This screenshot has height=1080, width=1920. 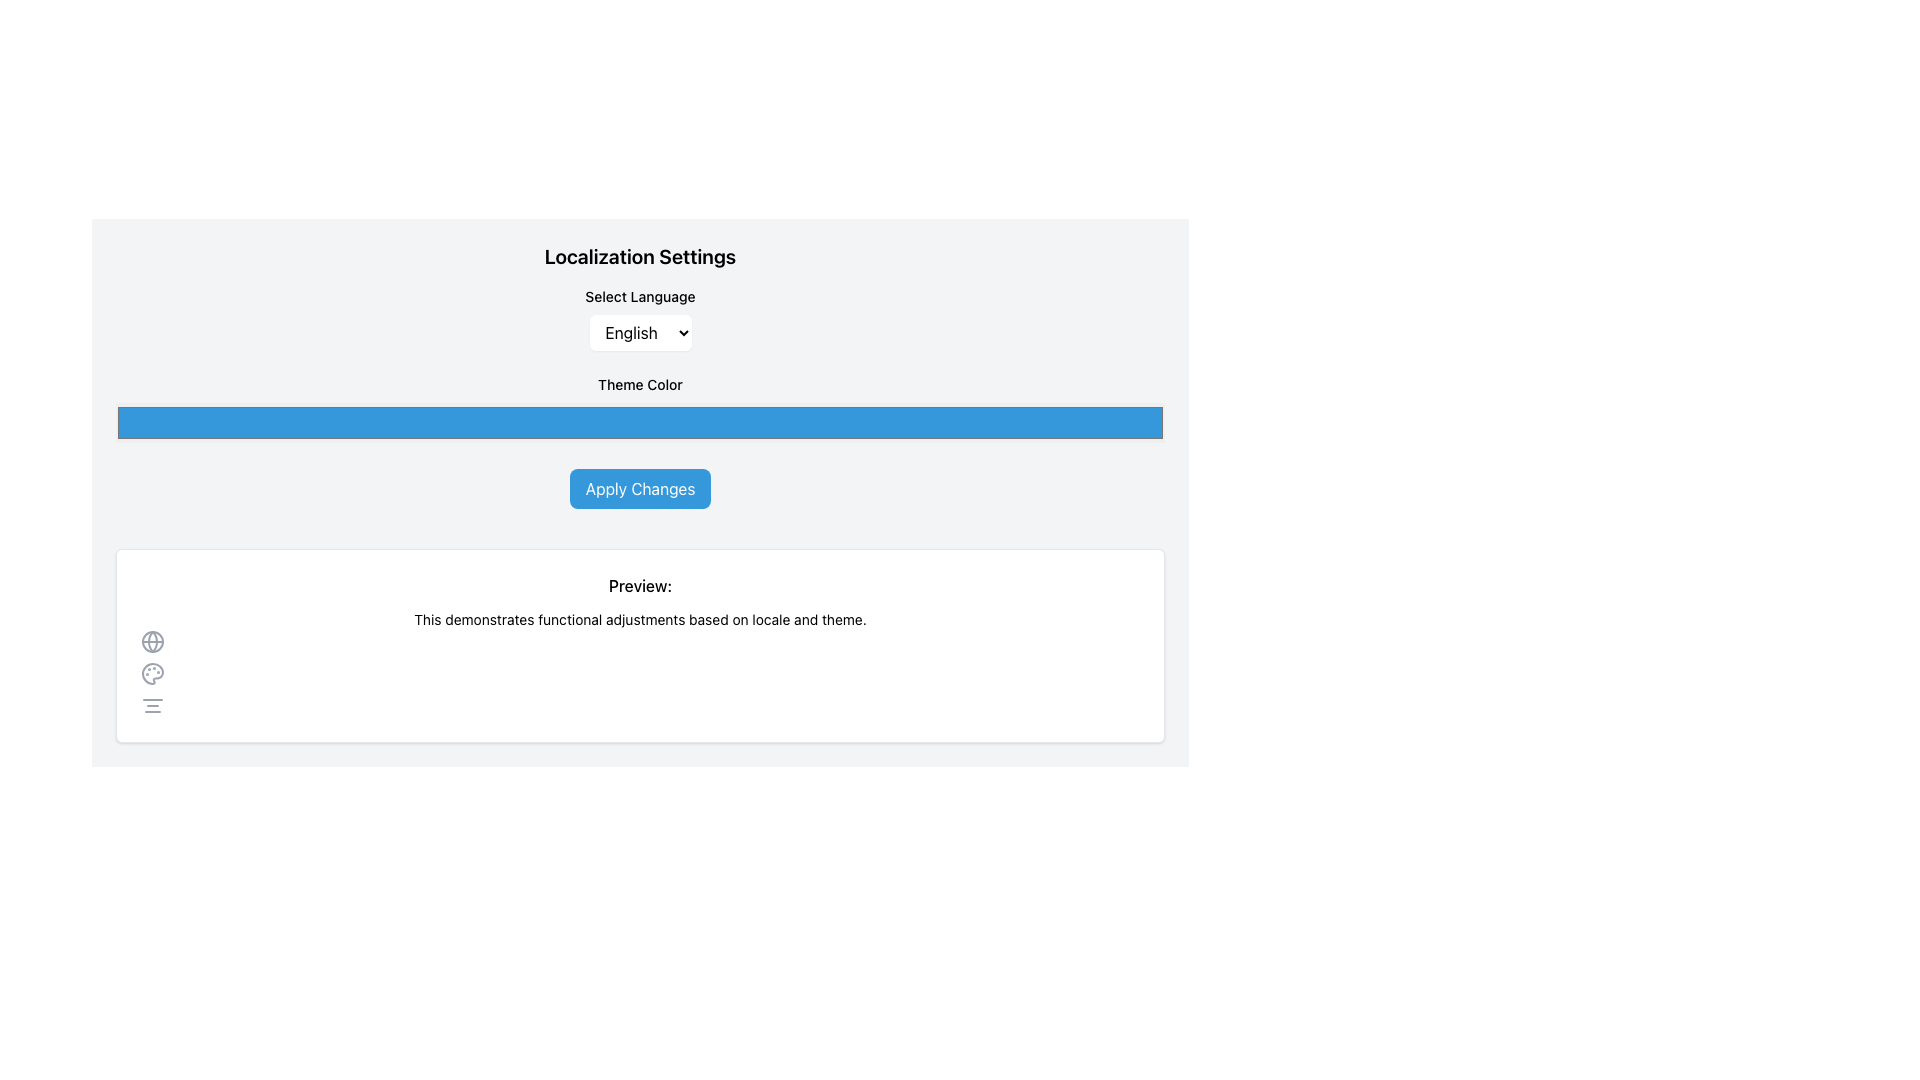 What do you see at coordinates (640, 489) in the screenshot?
I see `the button in the 'Localization Settings' area to apply the selected language and theme color settings` at bounding box center [640, 489].